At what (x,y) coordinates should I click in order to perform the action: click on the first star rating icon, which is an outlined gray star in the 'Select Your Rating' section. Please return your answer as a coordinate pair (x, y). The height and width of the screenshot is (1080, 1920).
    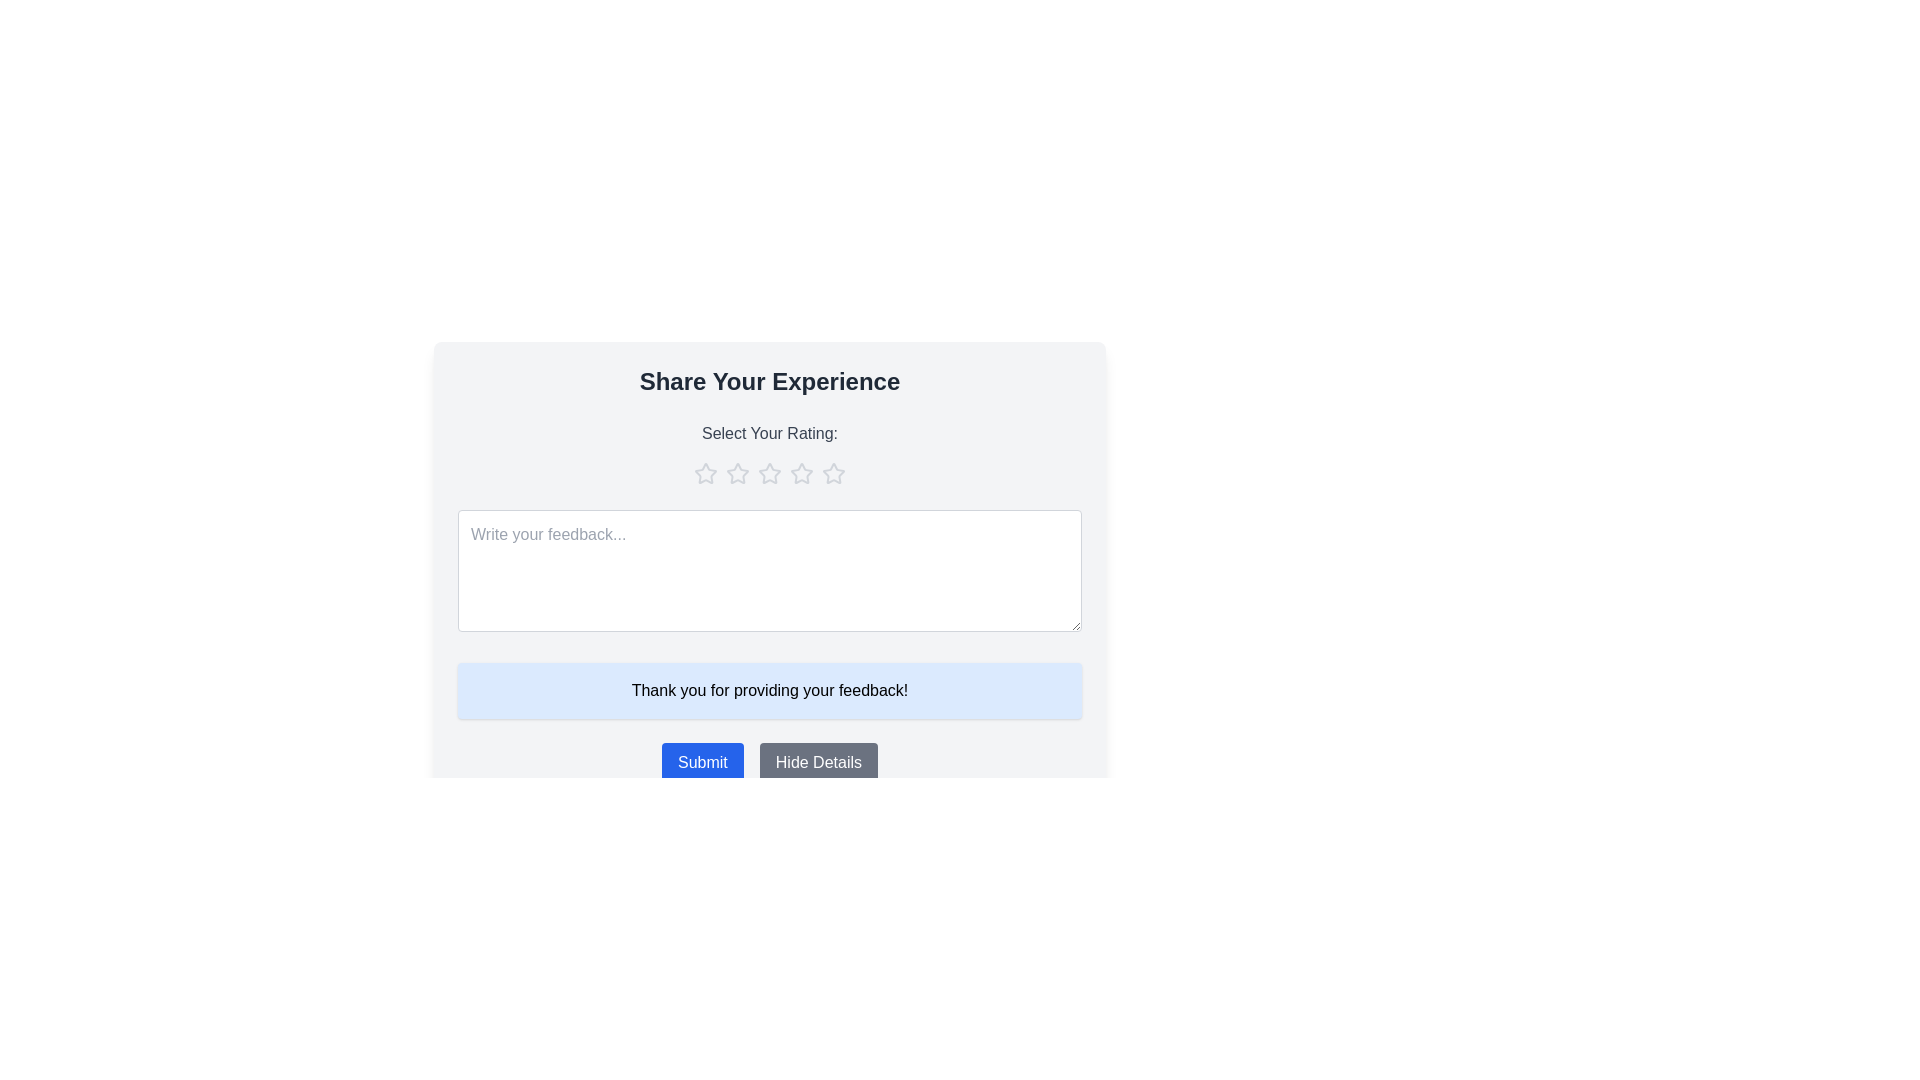
    Looking at the image, I should click on (705, 474).